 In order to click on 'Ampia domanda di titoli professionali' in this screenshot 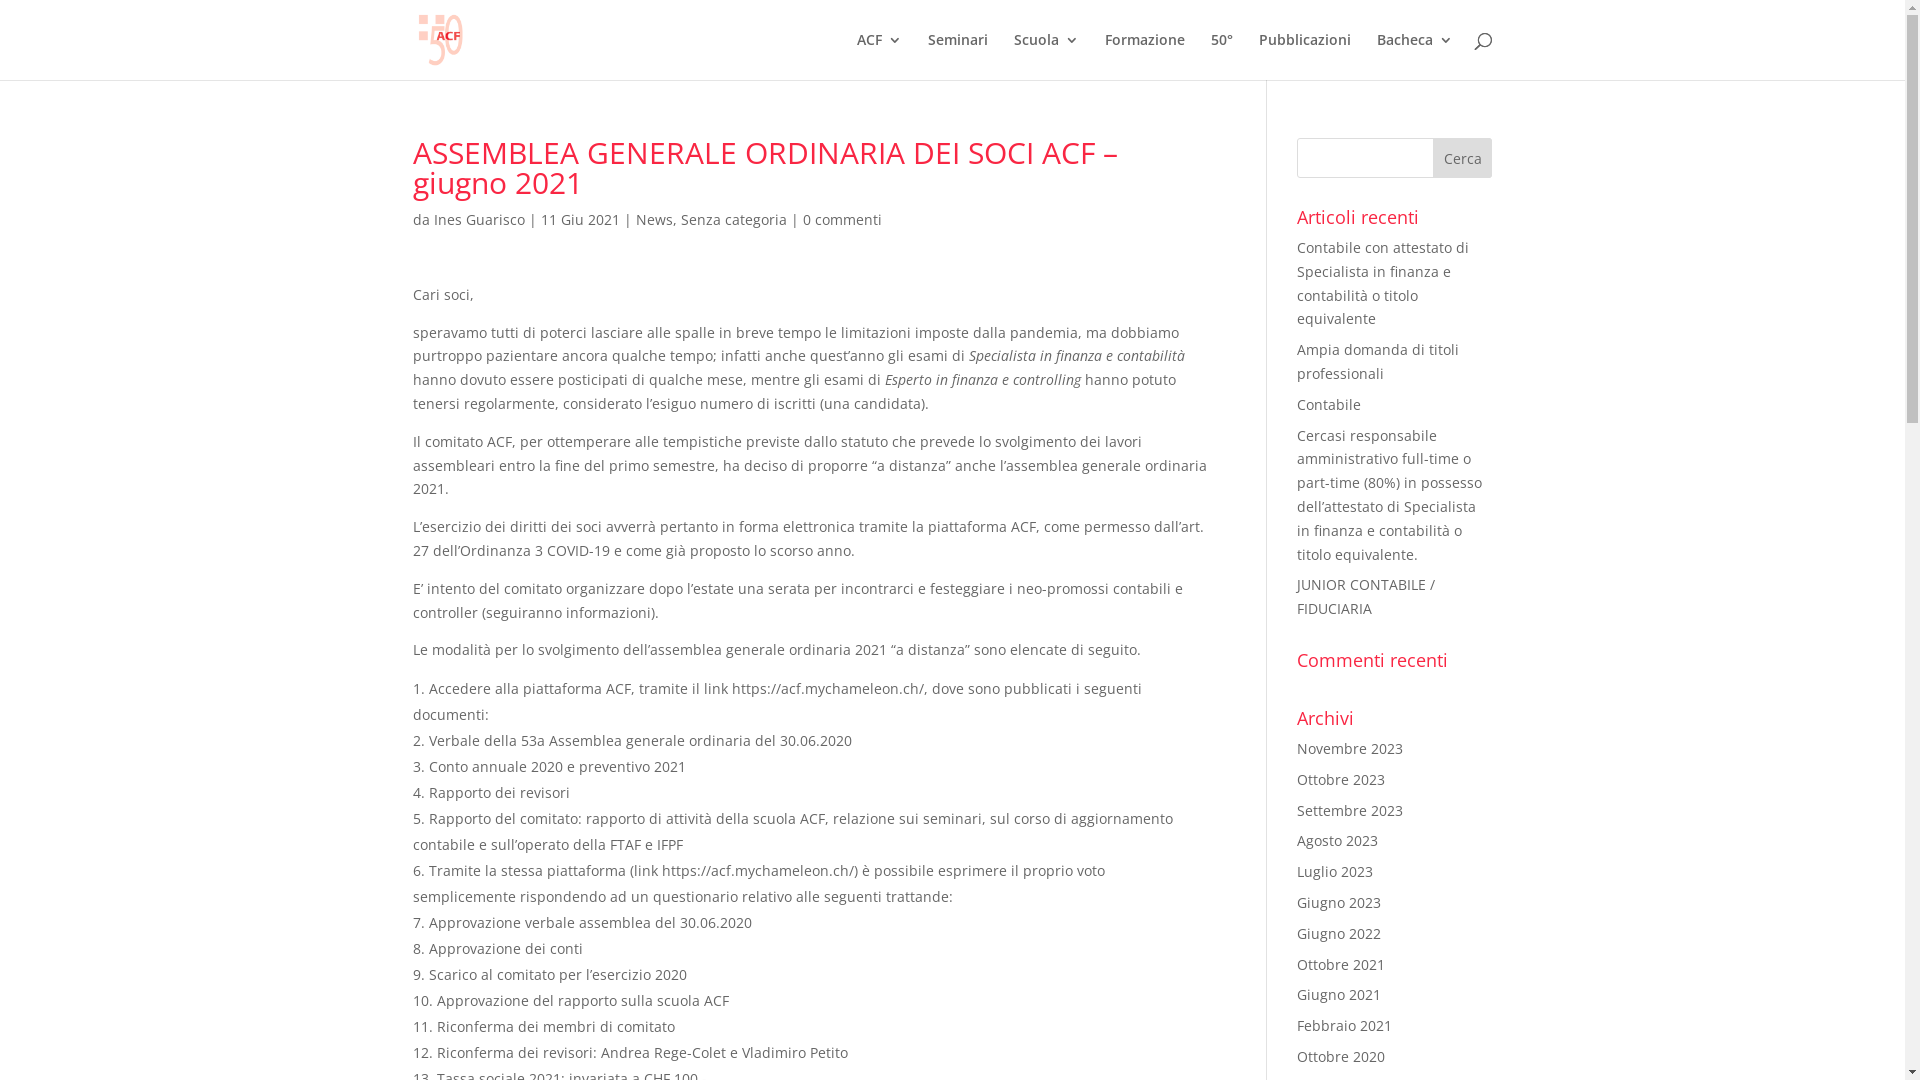, I will do `click(1376, 361)`.